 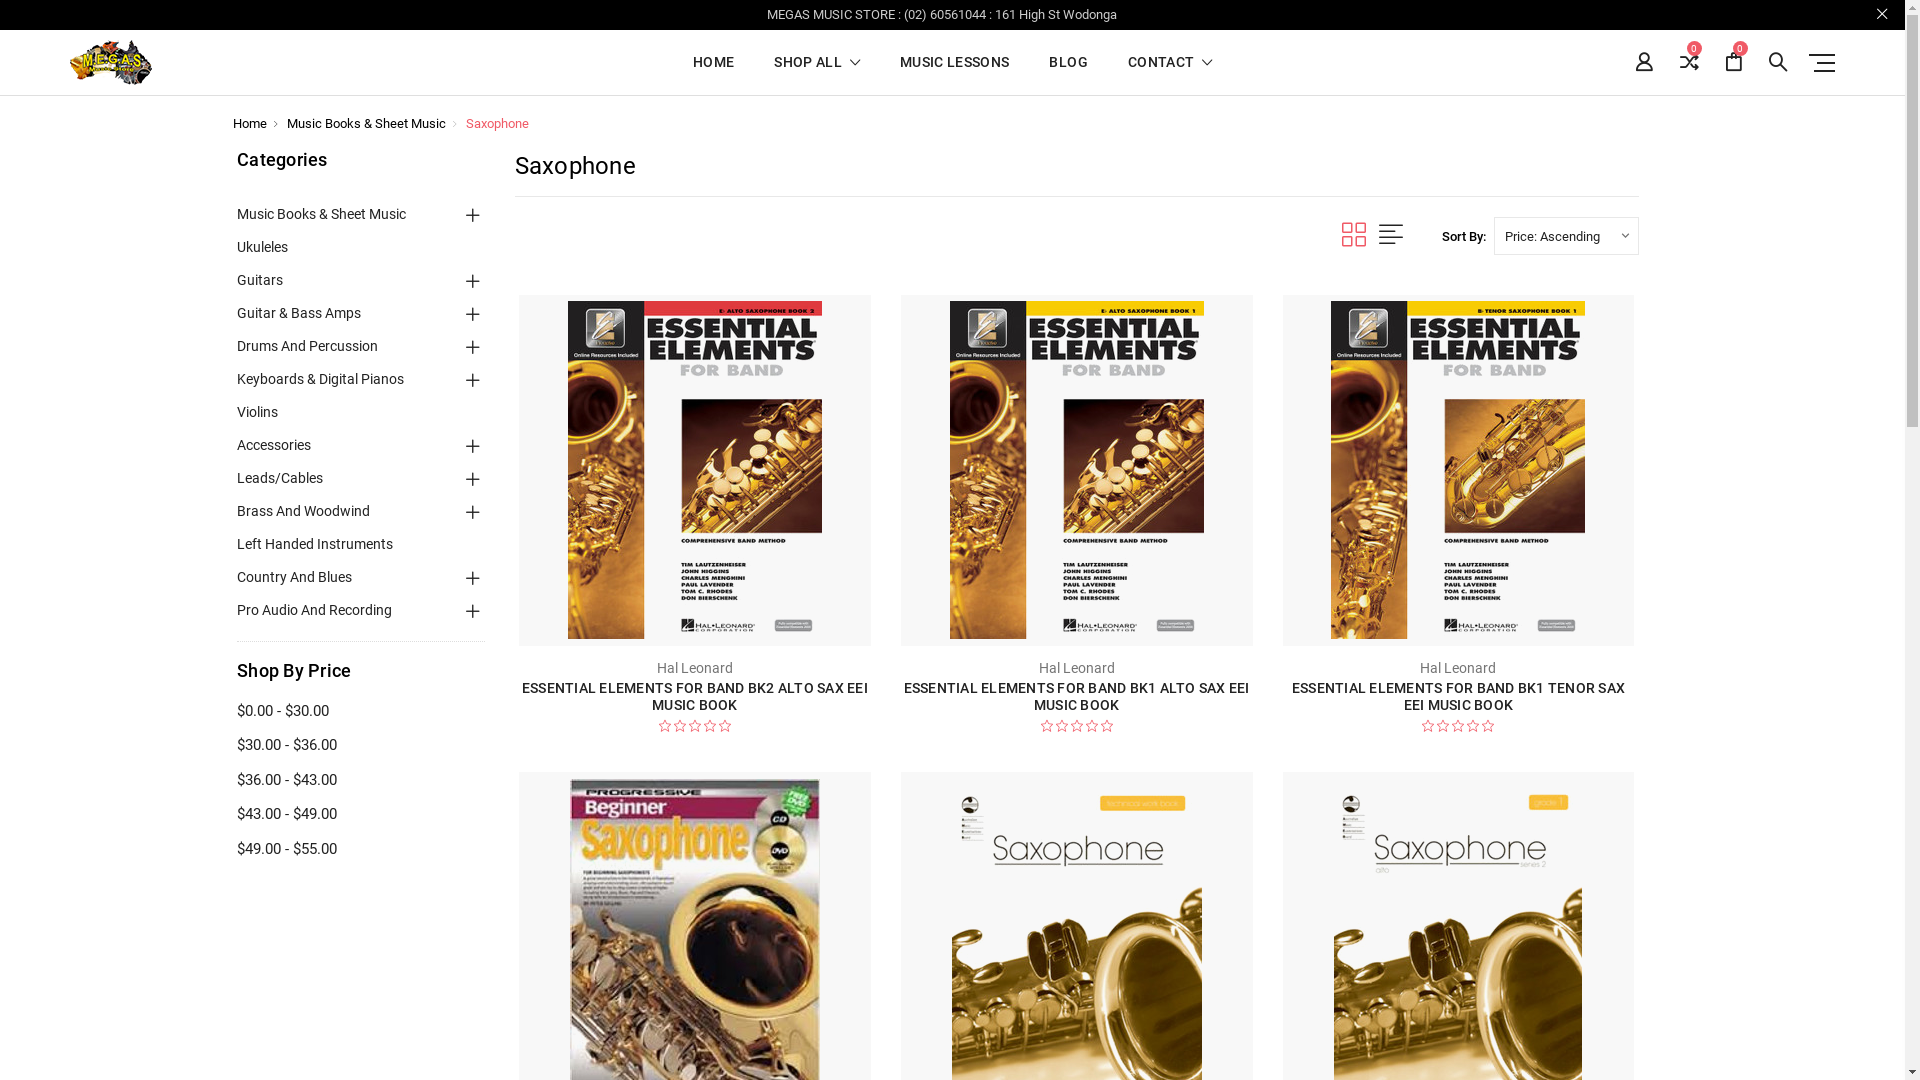 I want to click on 'Saxophone', so click(x=497, y=123).